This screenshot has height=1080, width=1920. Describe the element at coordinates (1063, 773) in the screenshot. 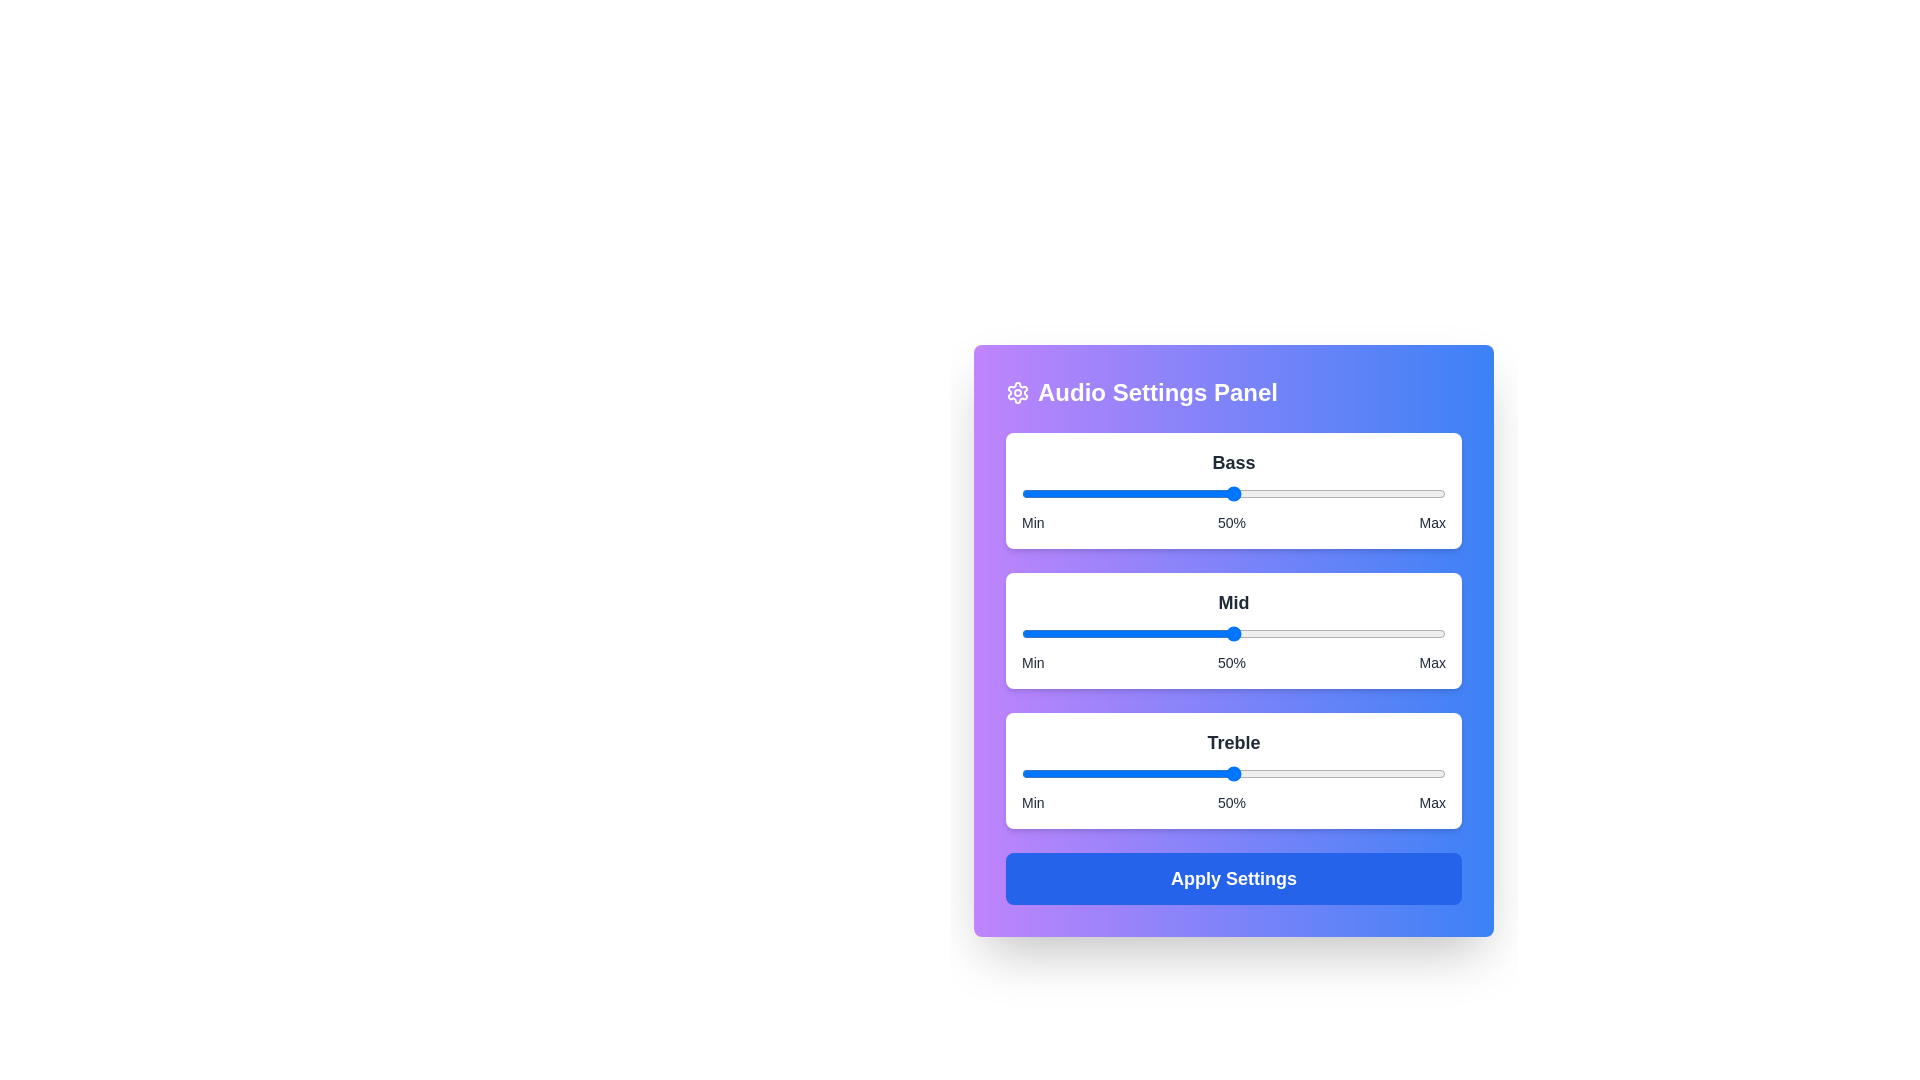

I see `the treble level` at that location.